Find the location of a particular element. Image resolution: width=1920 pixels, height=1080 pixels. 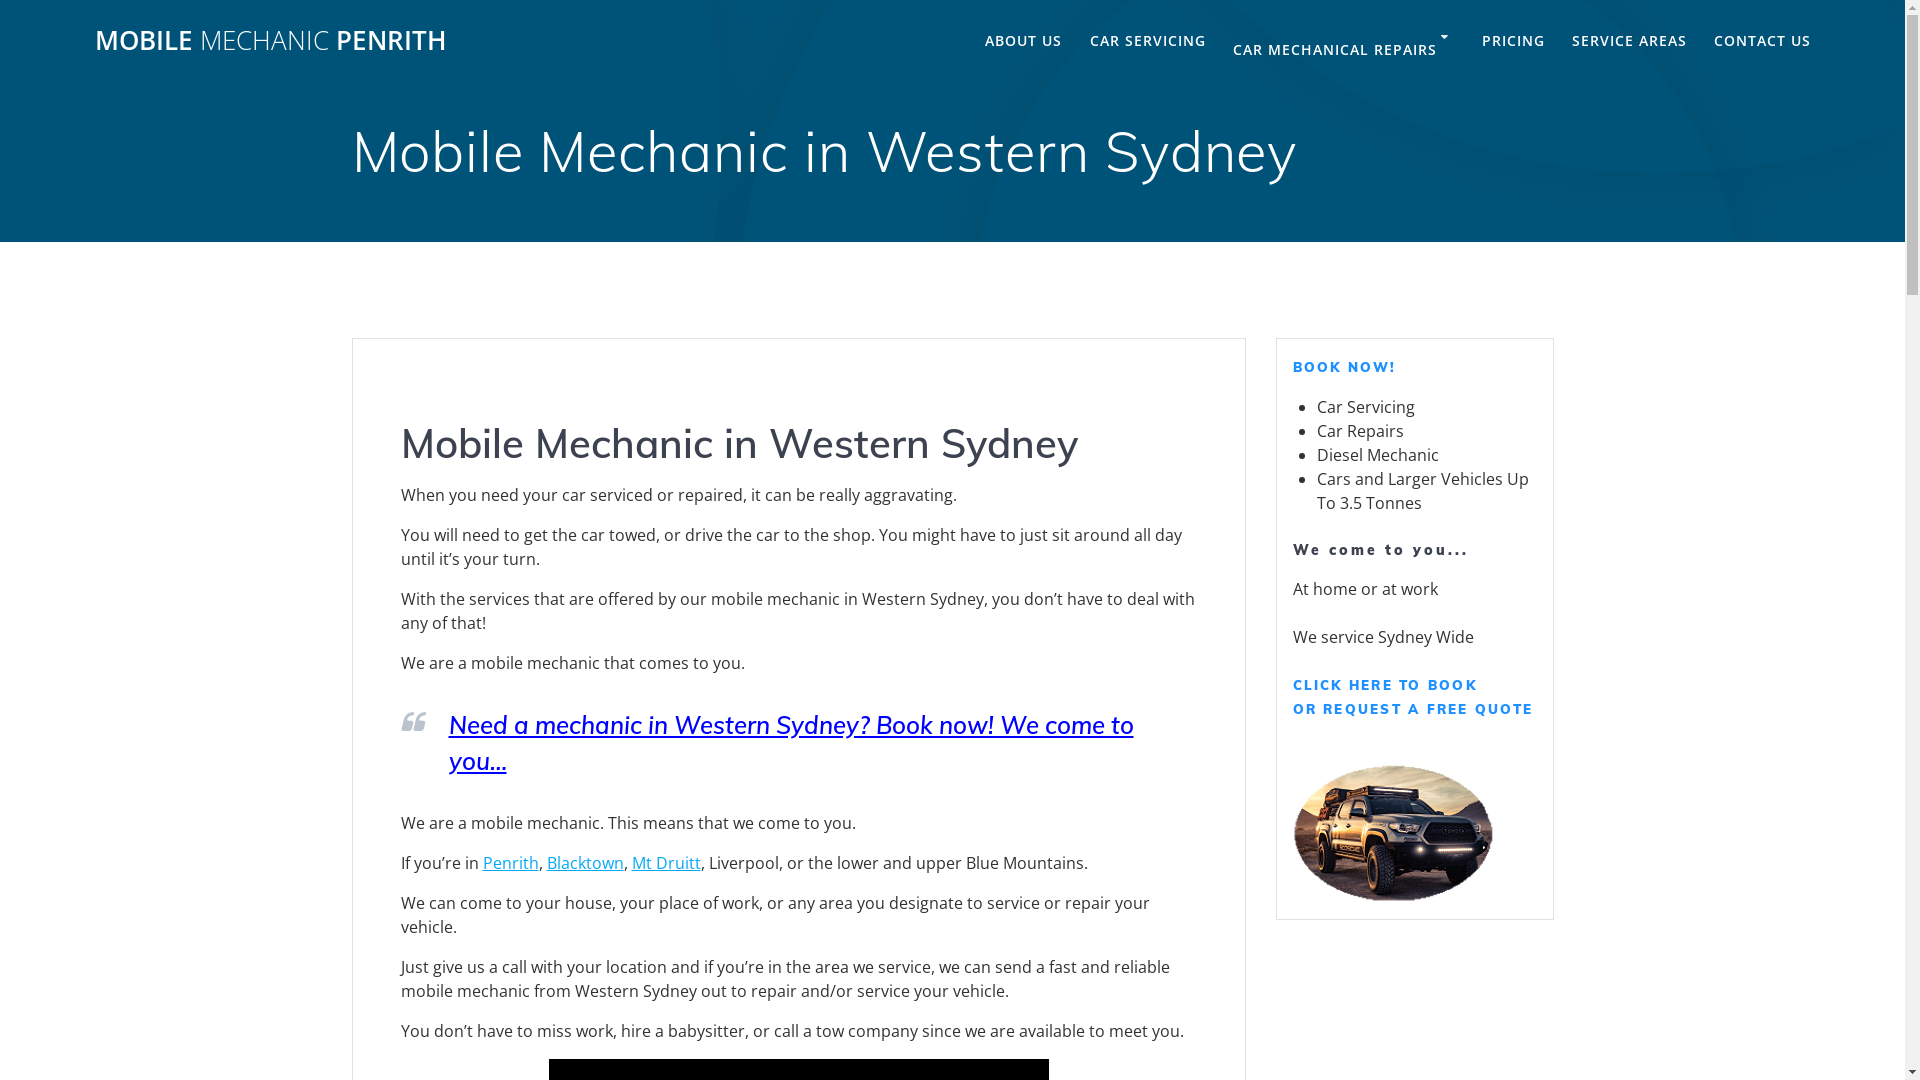

'CAR SERVICING' is located at coordinates (1147, 41).